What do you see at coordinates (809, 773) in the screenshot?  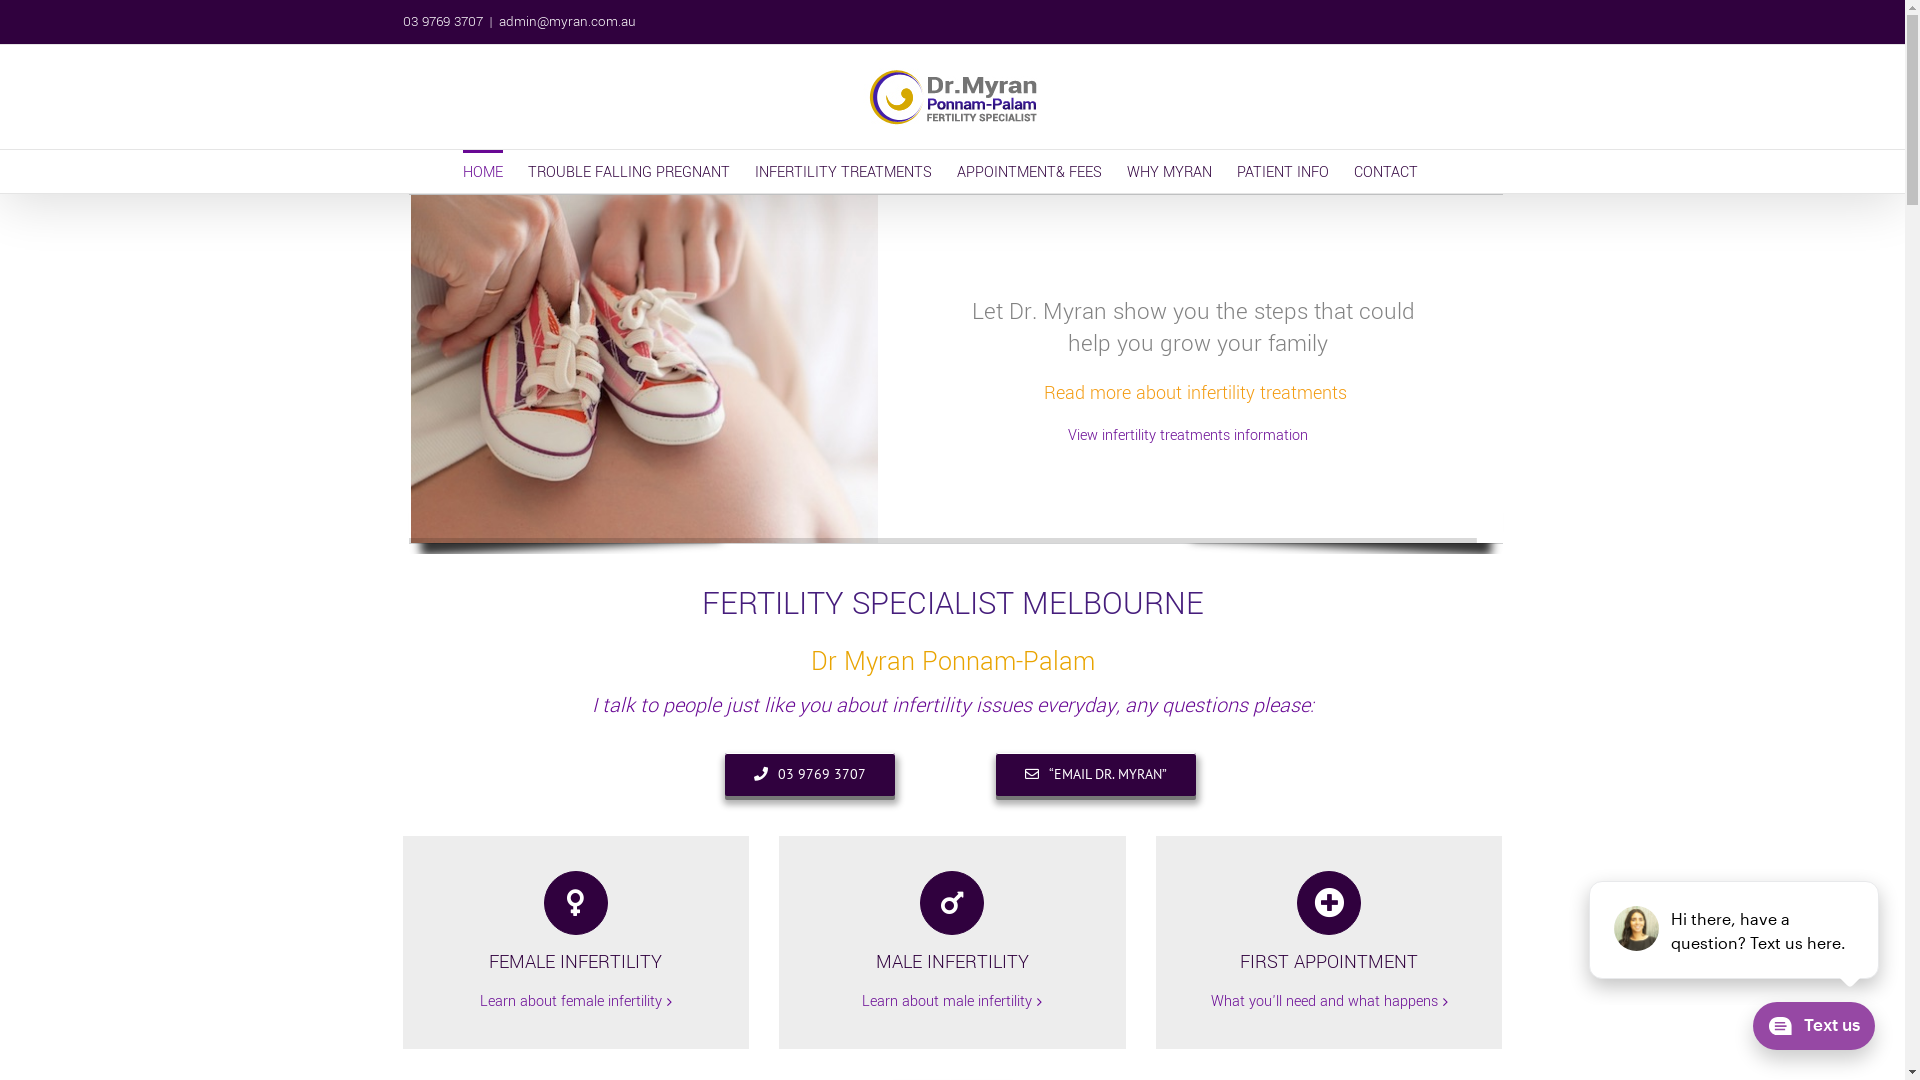 I see `'03 9769 3707'` at bounding box center [809, 773].